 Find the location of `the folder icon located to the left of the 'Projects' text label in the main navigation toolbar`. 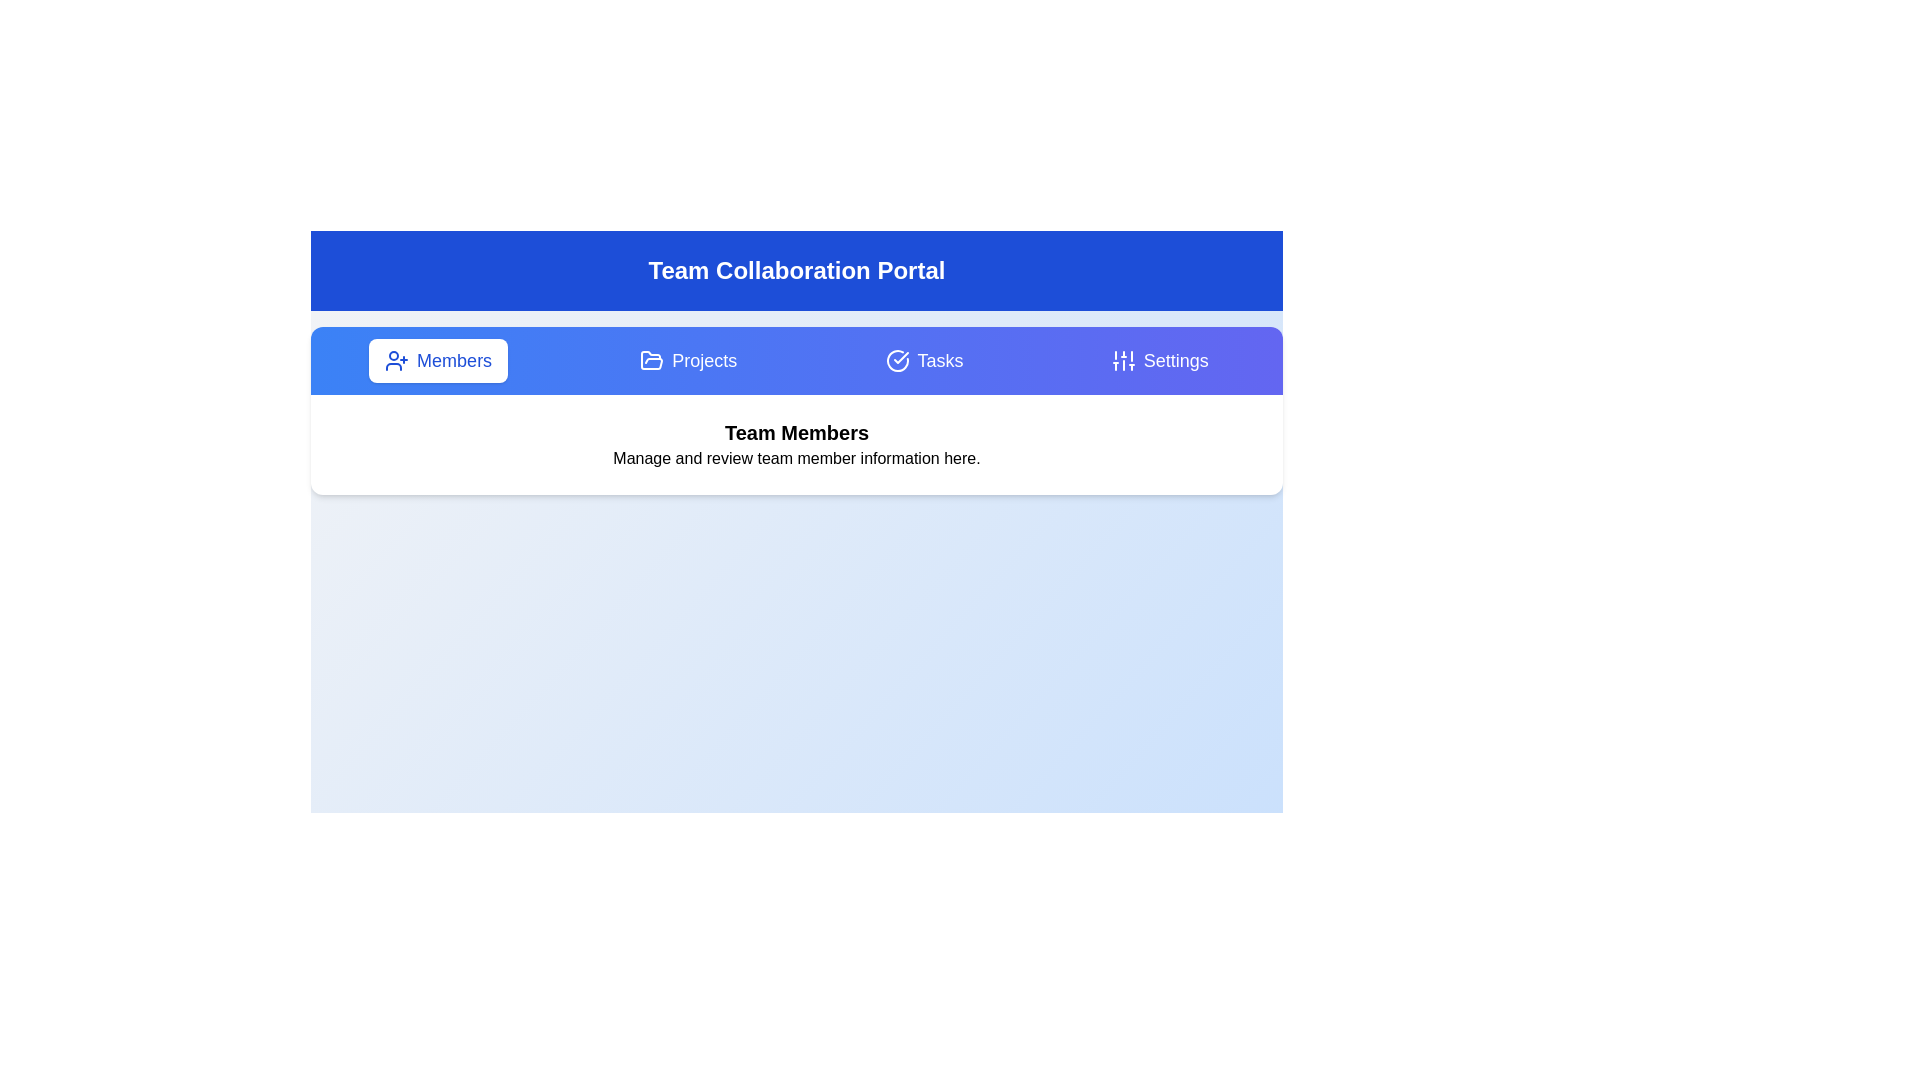

the folder icon located to the left of the 'Projects' text label in the main navigation toolbar is located at coordinates (652, 361).